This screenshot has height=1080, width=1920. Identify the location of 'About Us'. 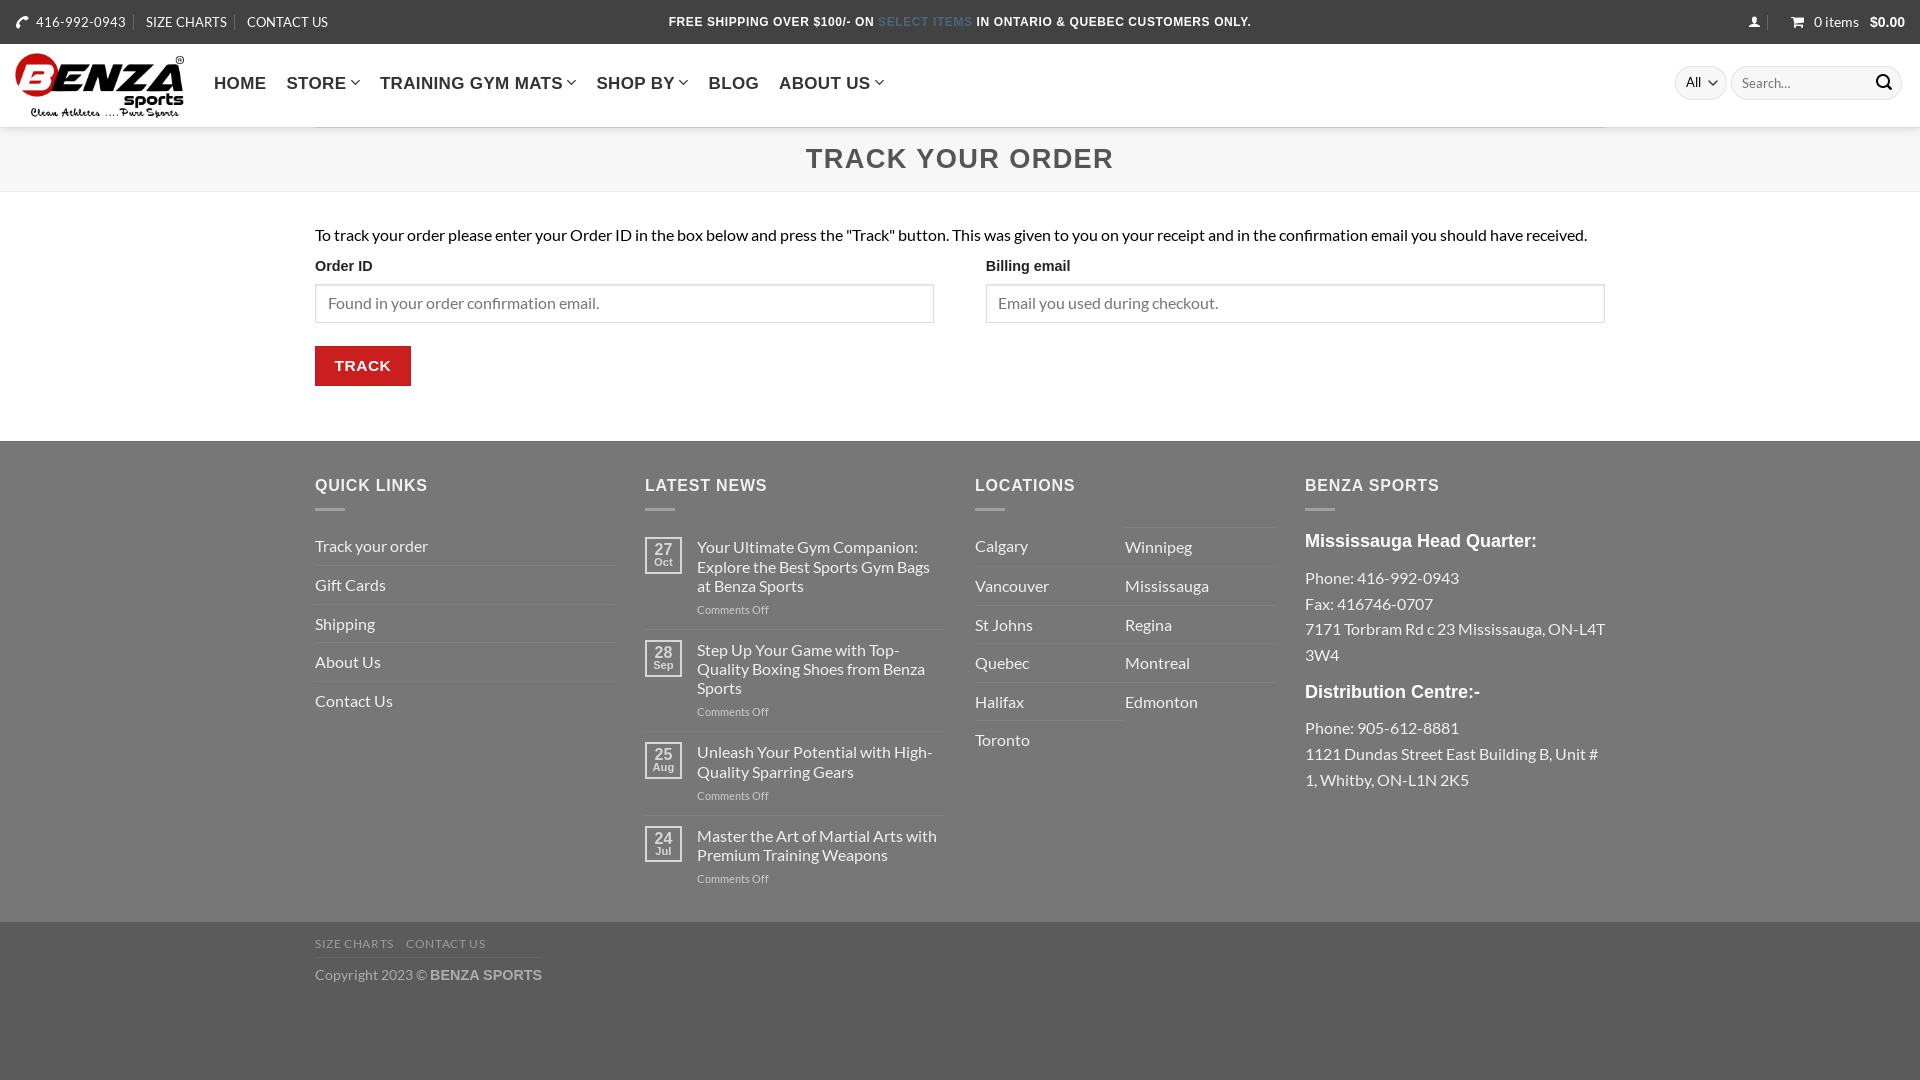
(347, 662).